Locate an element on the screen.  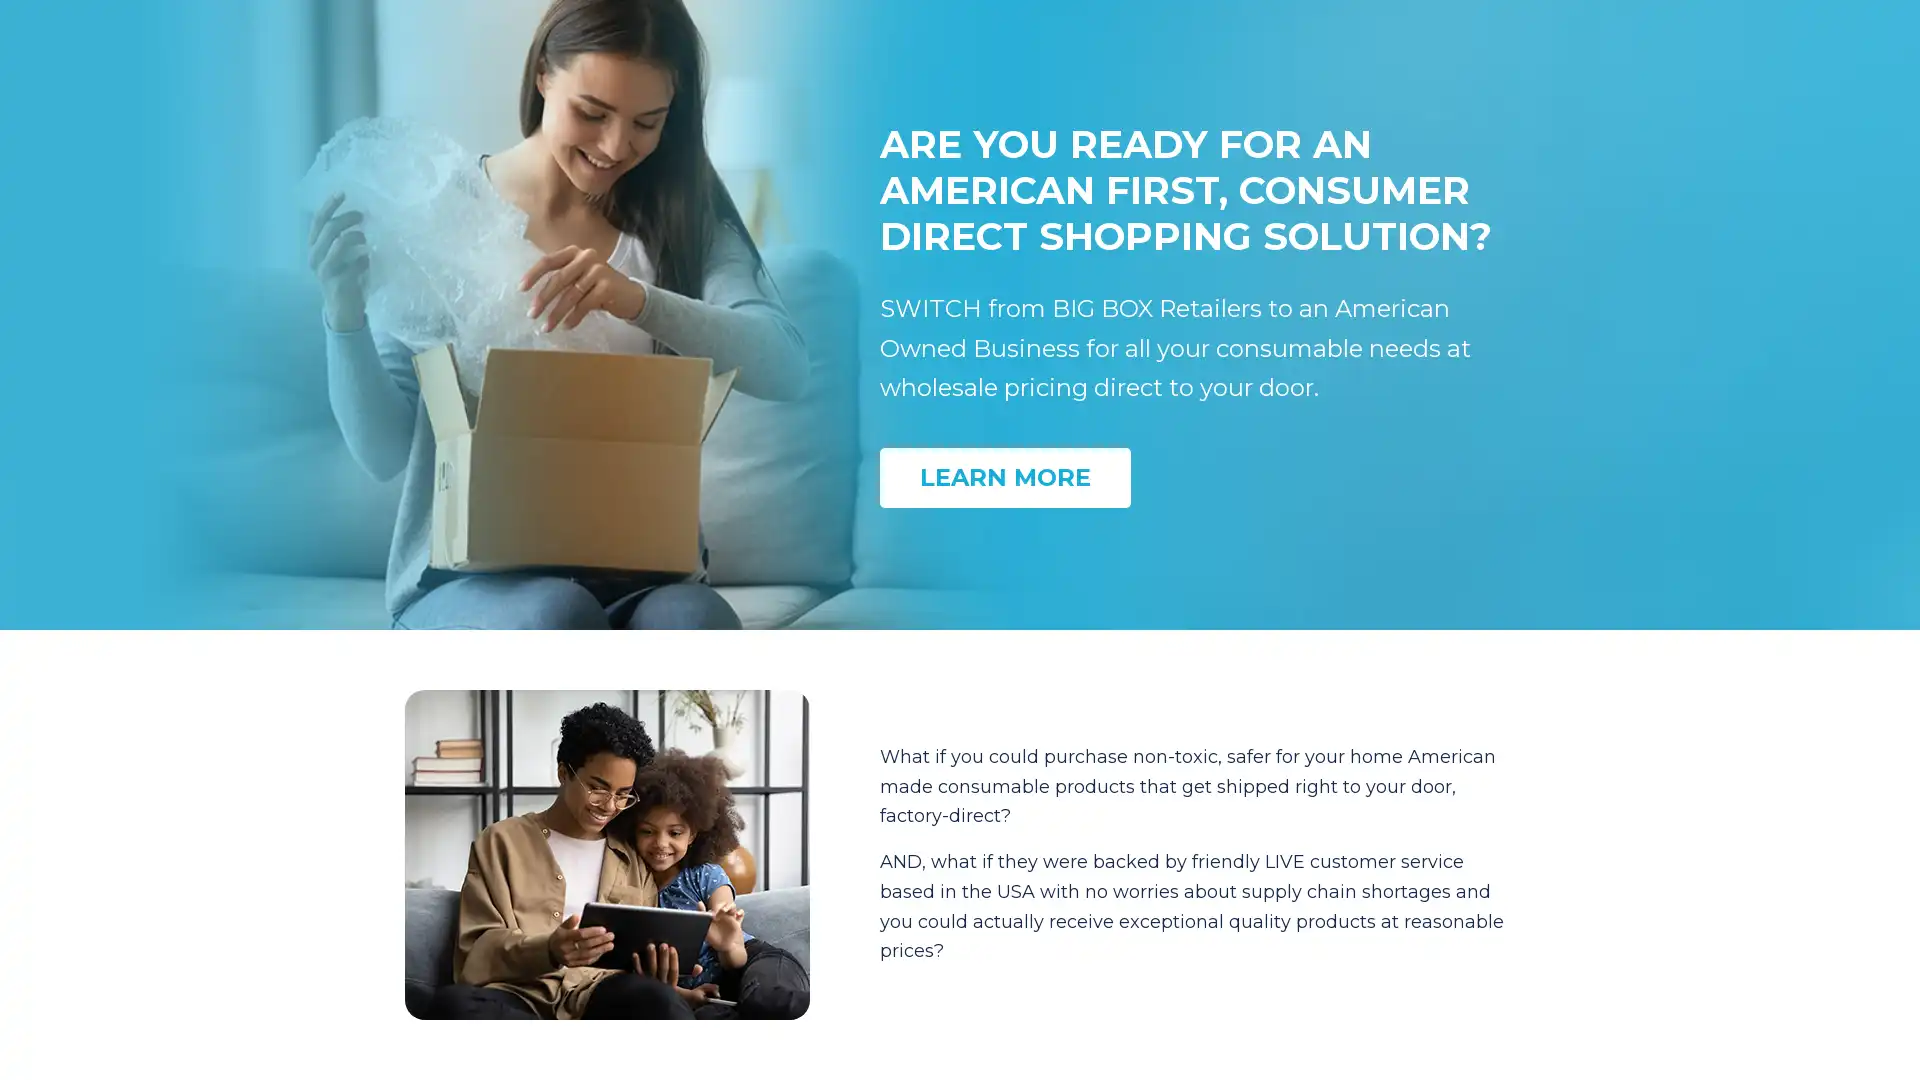
LEARN MORE is located at coordinates (1005, 477).